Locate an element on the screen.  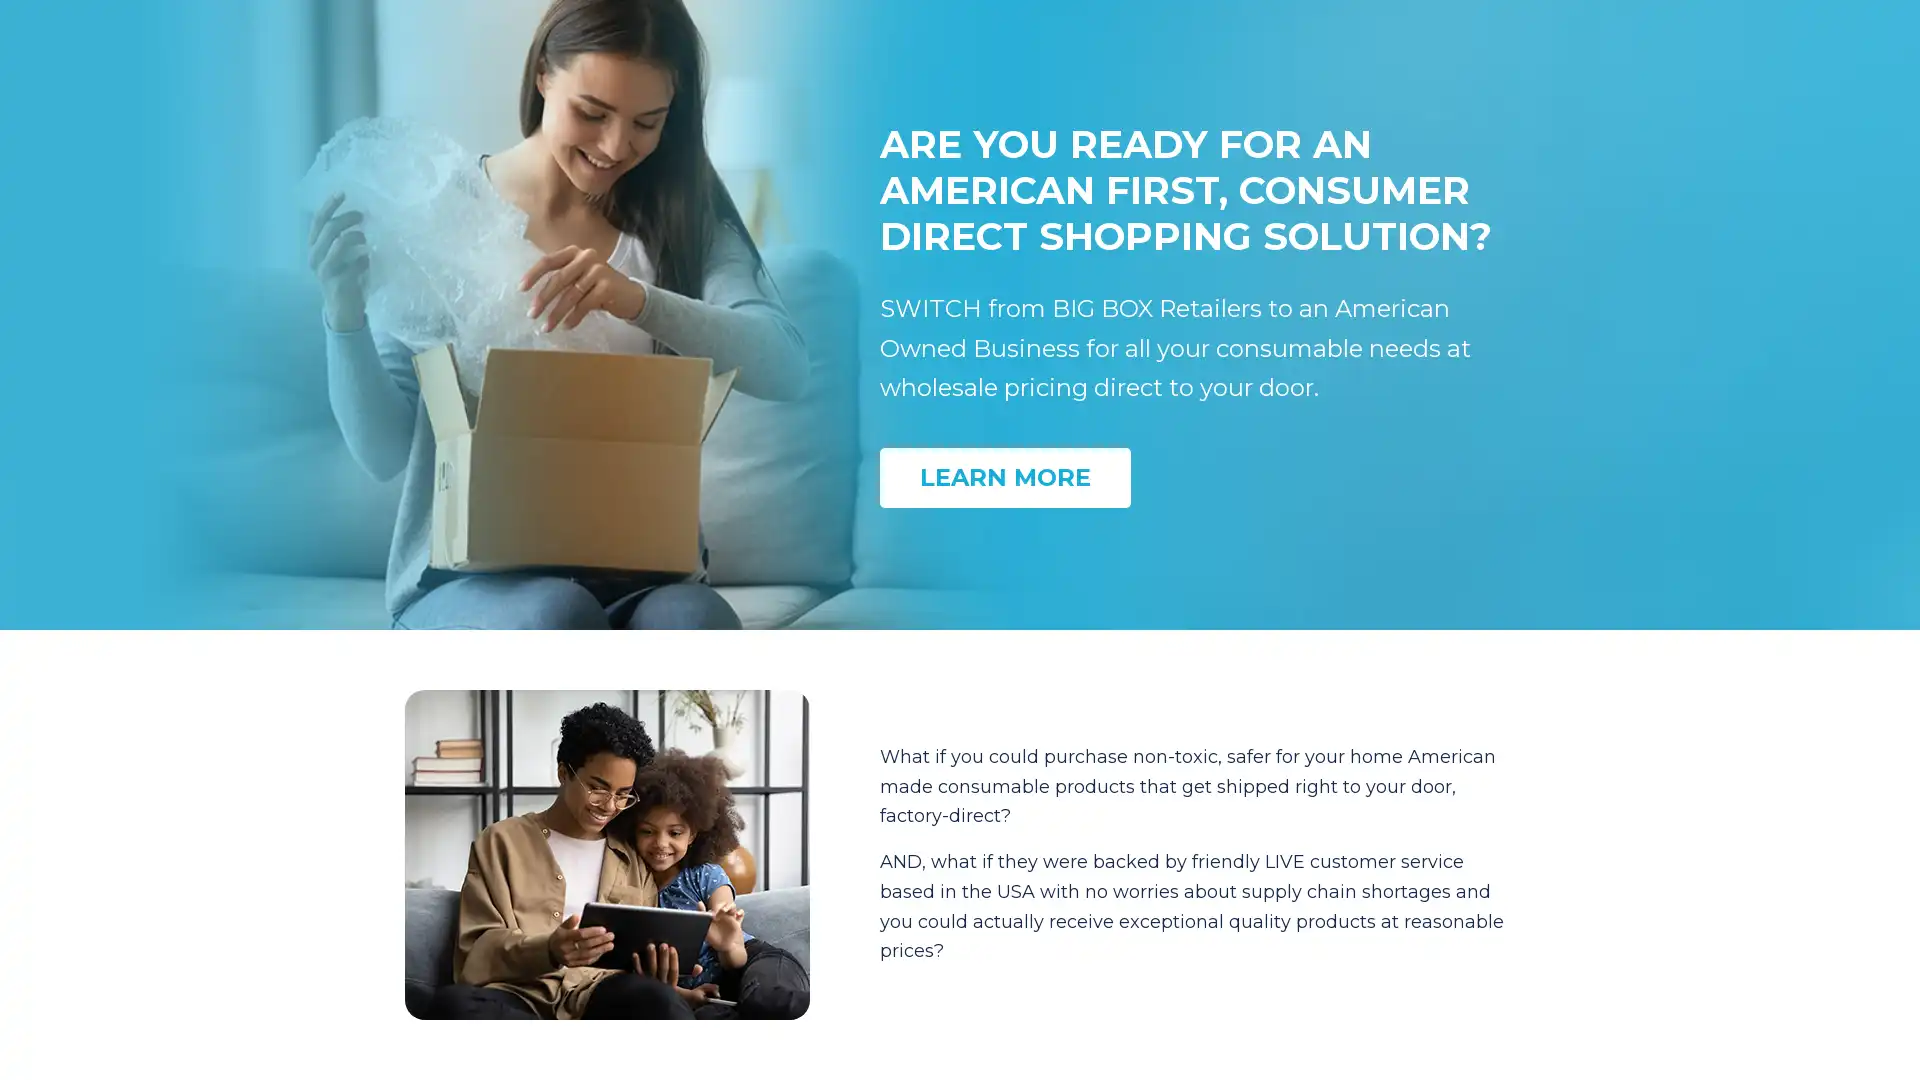
LEARN MORE is located at coordinates (1005, 477).